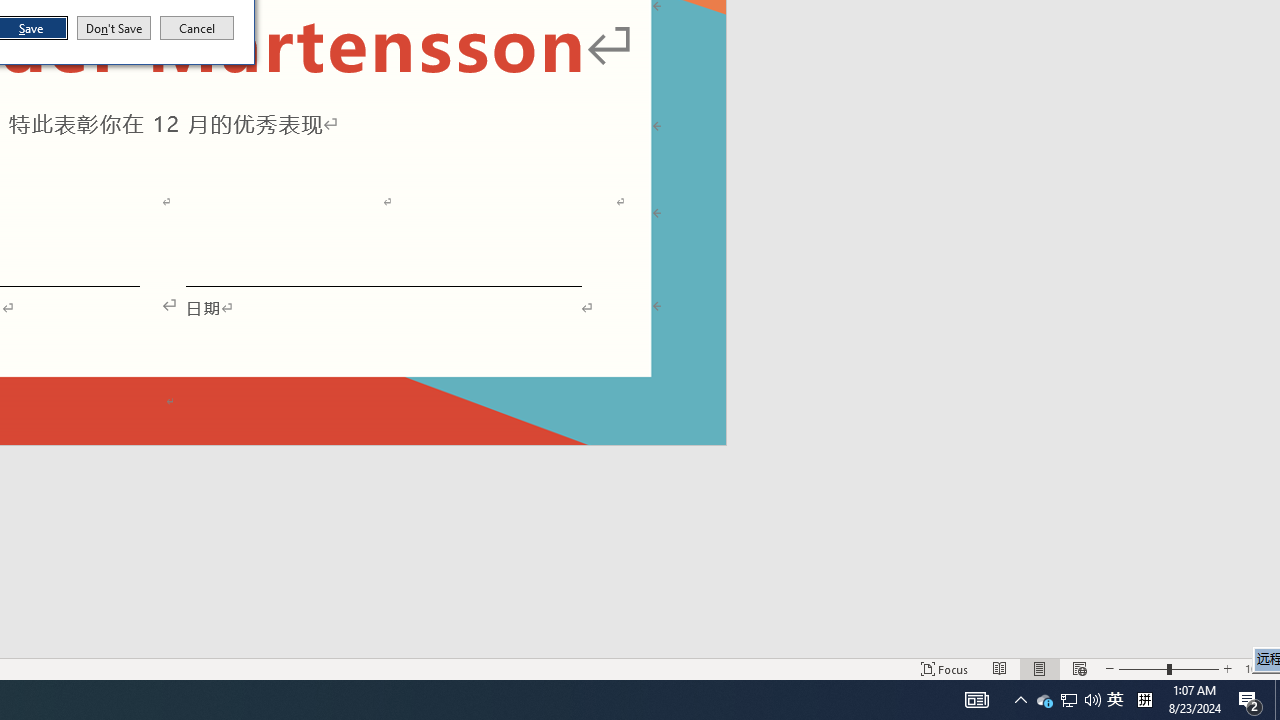 The image size is (1280, 720). I want to click on 'Q2790: 100%', so click(1092, 698).